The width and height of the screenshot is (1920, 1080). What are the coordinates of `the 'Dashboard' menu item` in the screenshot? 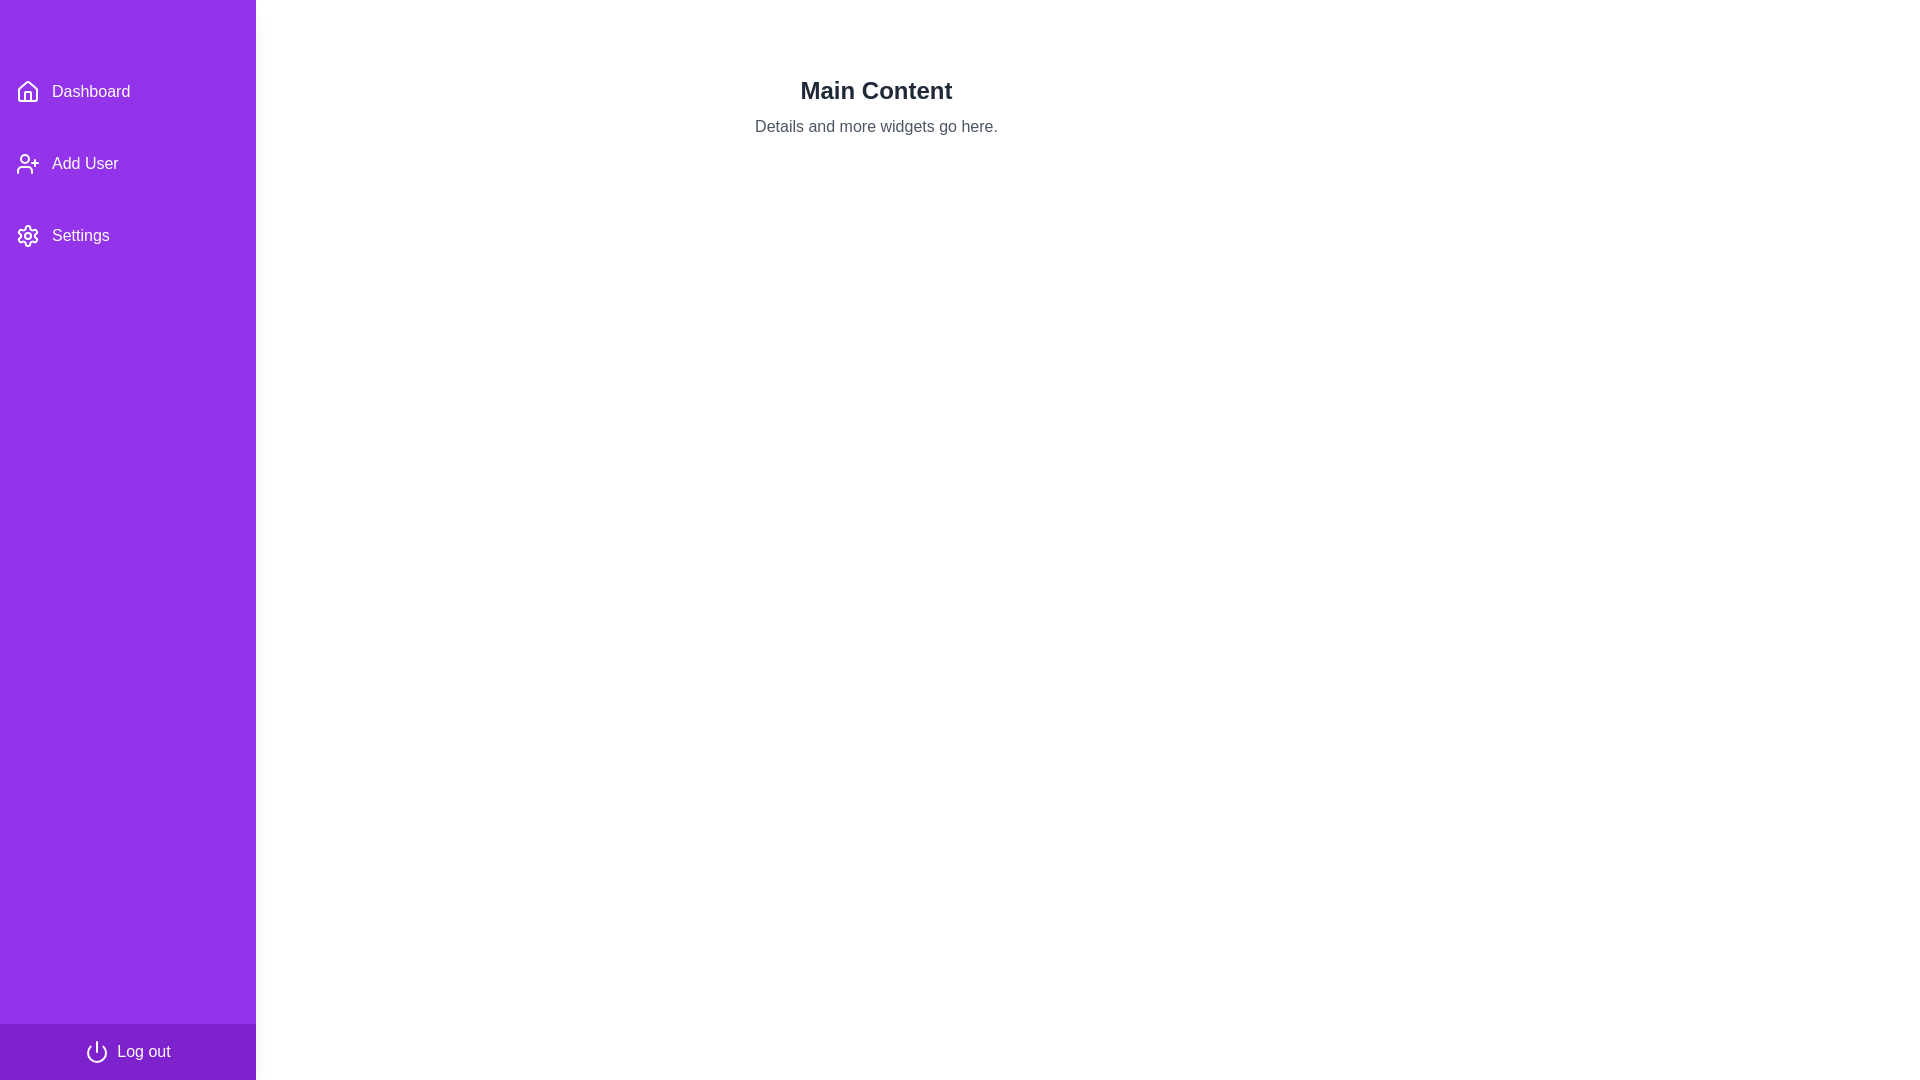 It's located at (127, 92).